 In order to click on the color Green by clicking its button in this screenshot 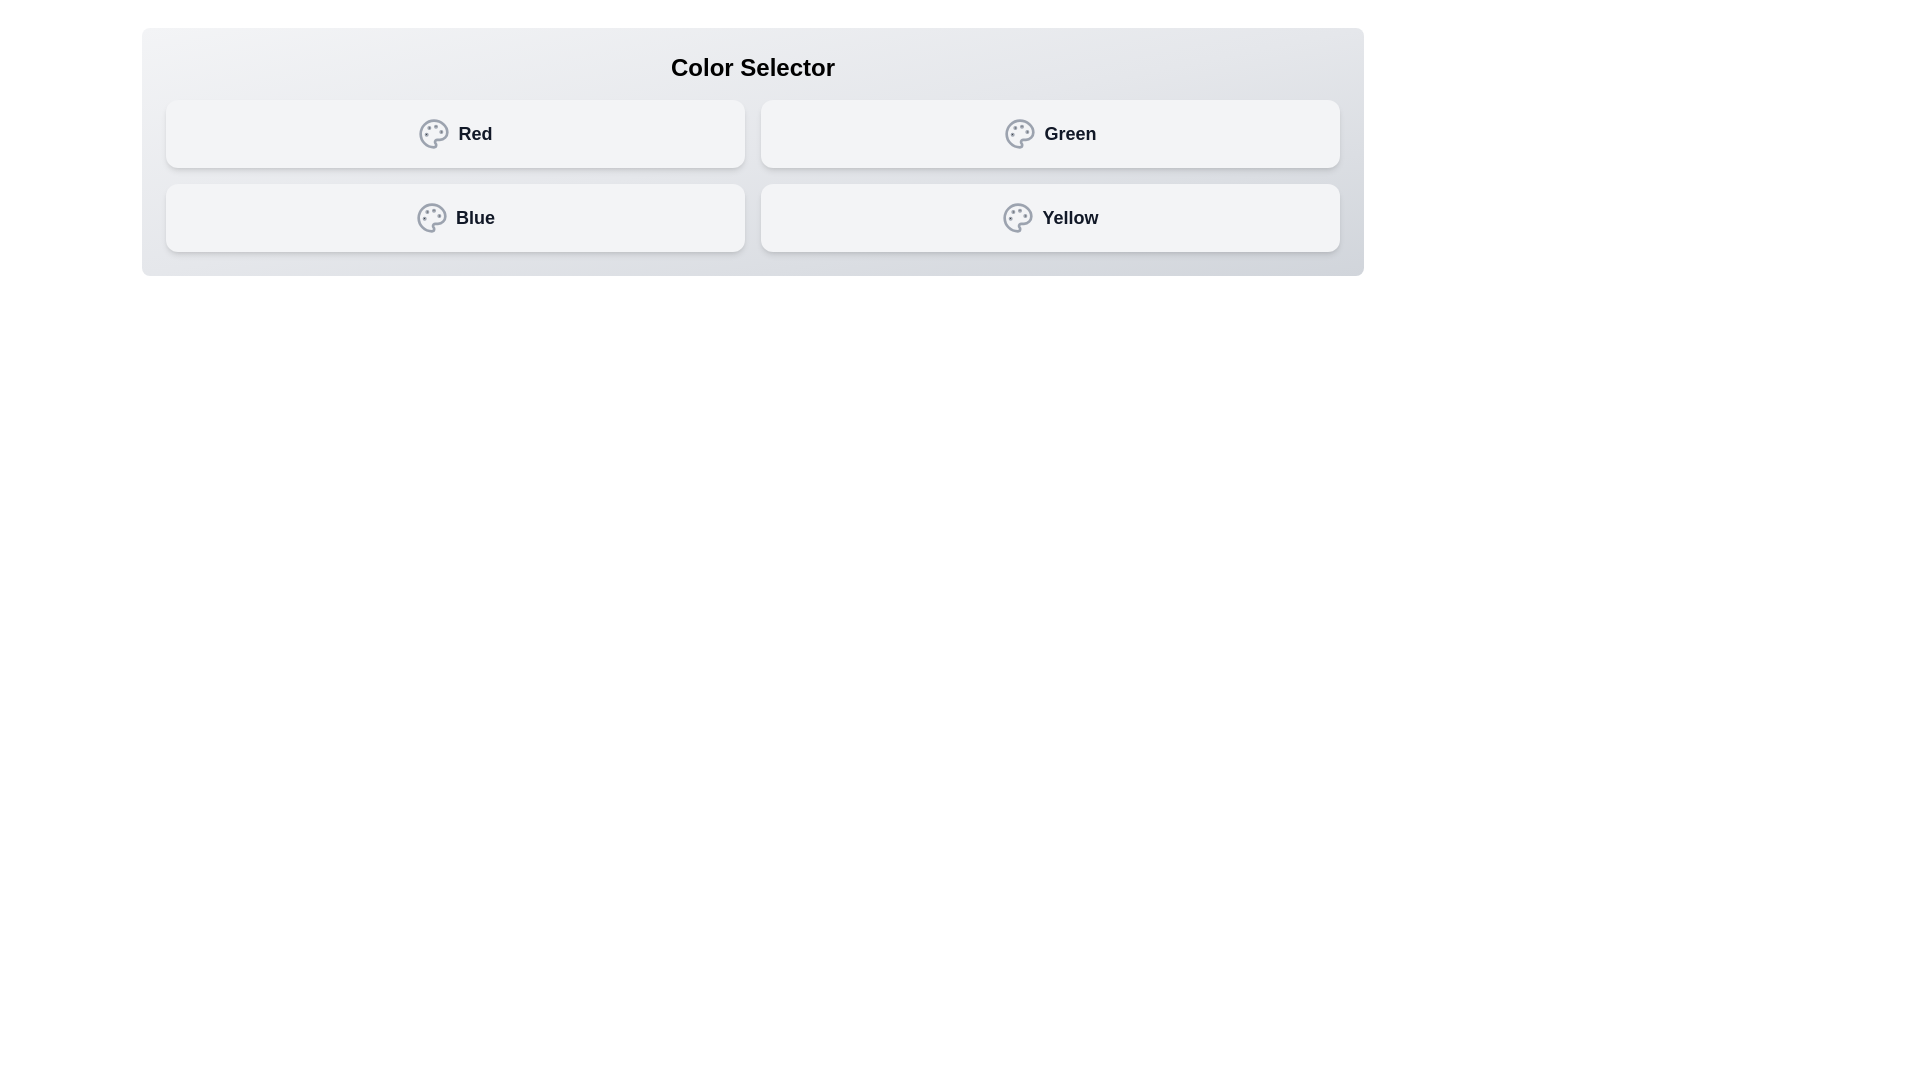, I will do `click(1049, 134)`.